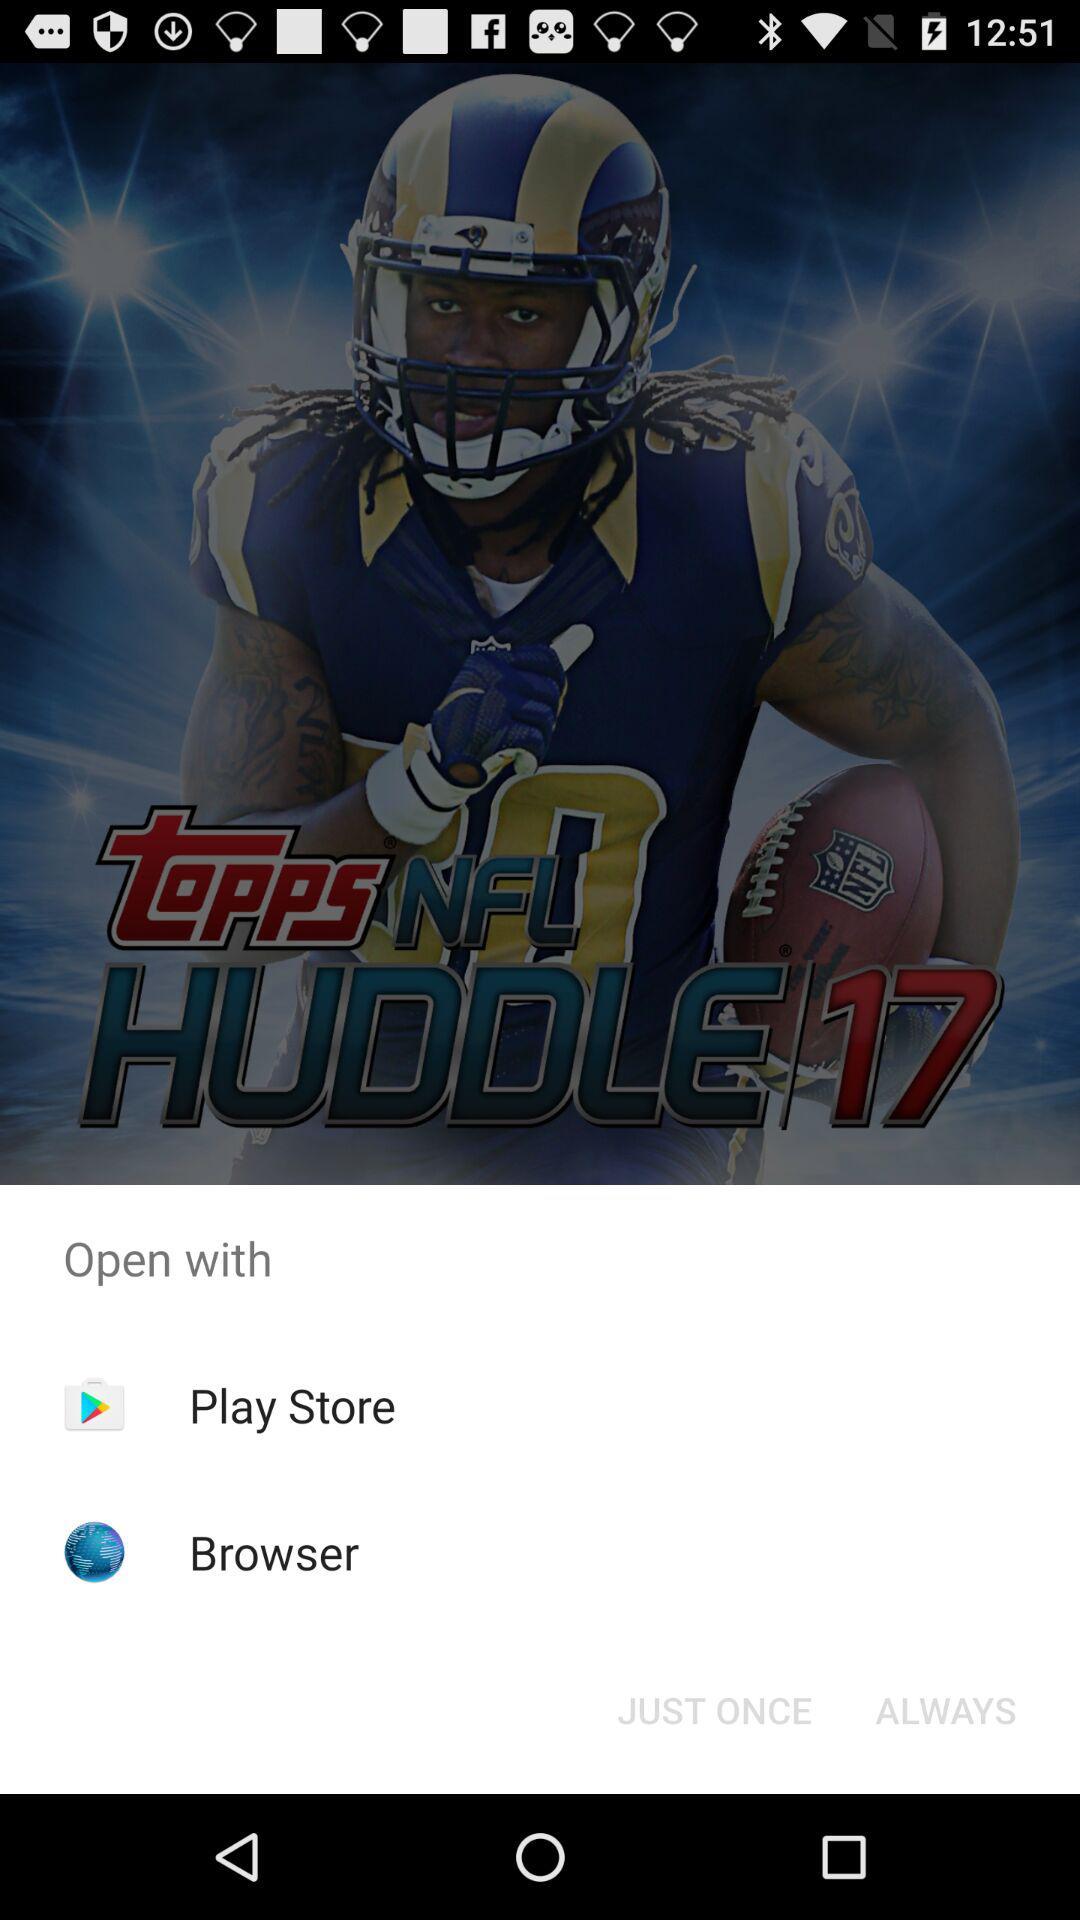 The width and height of the screenshot is (1080, 1920). Describe the element at coordinates (274, 1551) in the screenshot. I see `browser app` at that location.